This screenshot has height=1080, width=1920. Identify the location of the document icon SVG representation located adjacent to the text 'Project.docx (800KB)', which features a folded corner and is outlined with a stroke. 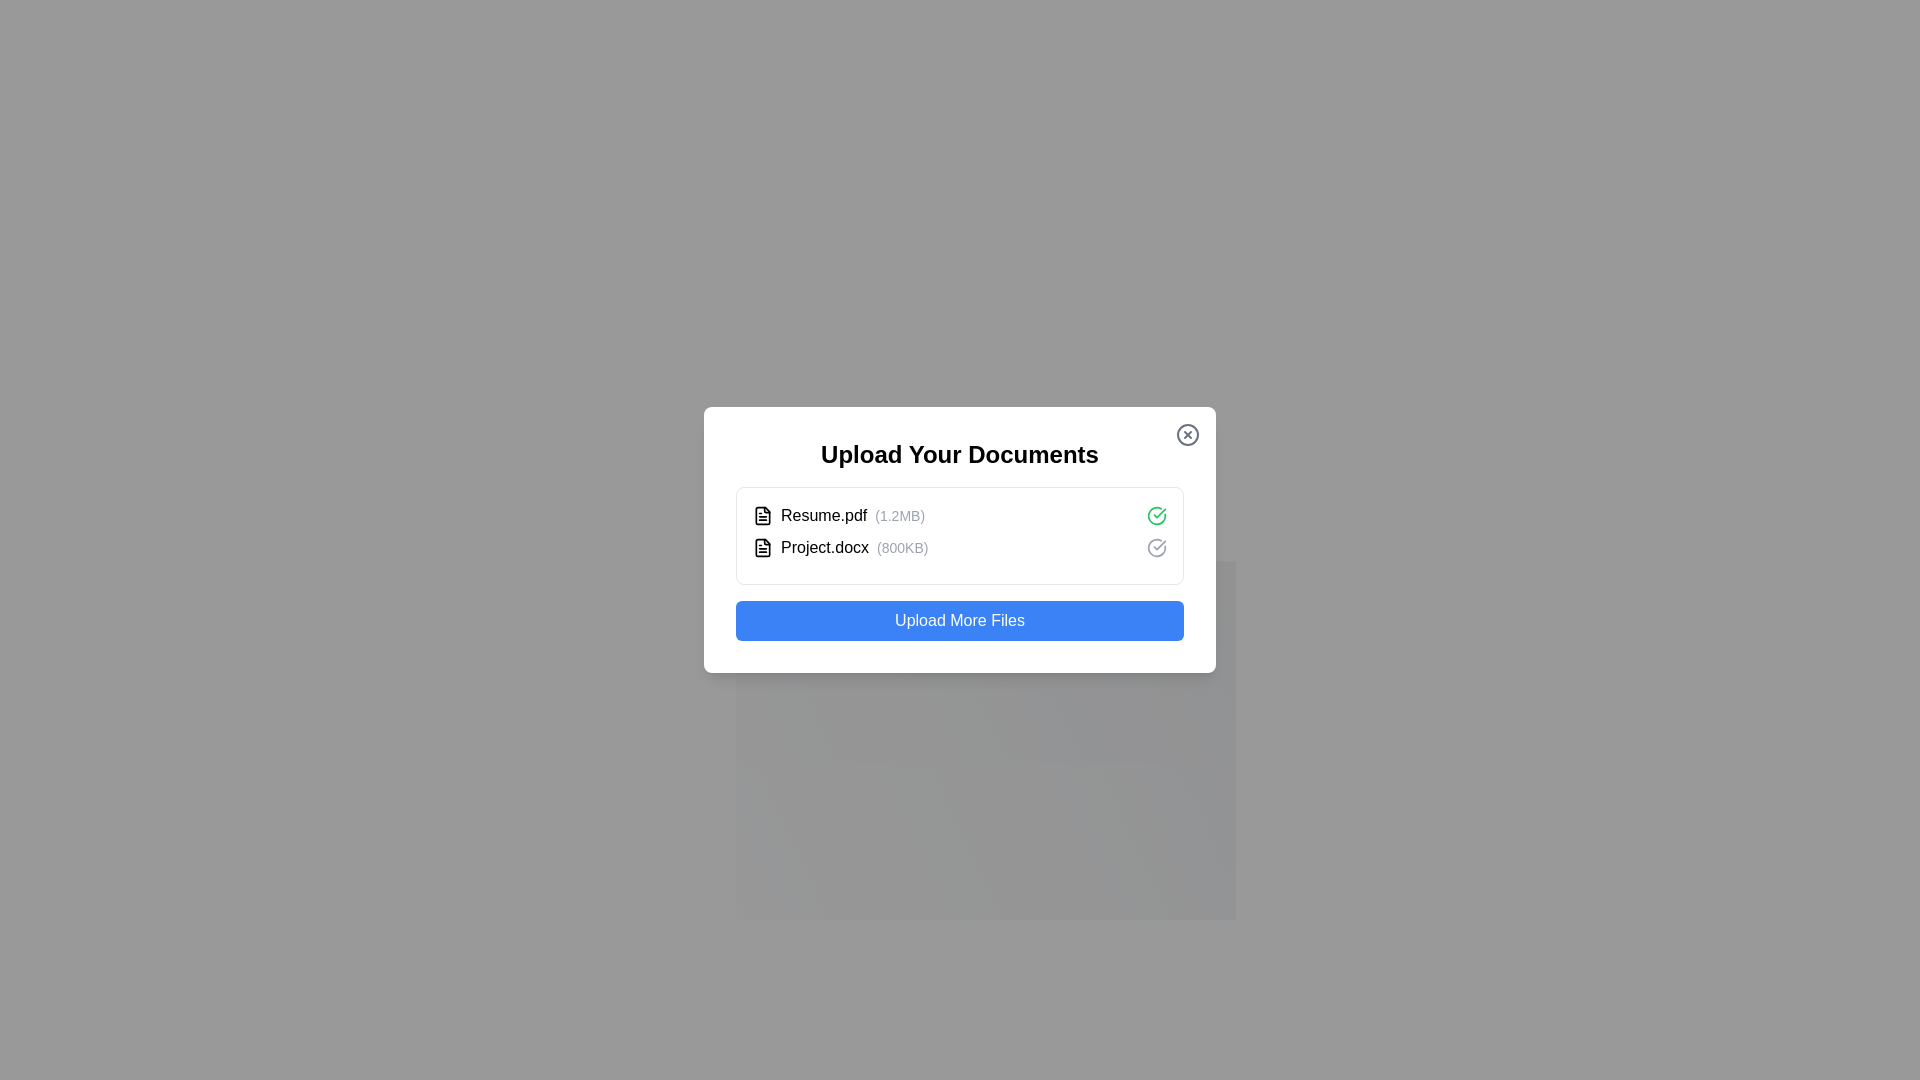
(762, 547).